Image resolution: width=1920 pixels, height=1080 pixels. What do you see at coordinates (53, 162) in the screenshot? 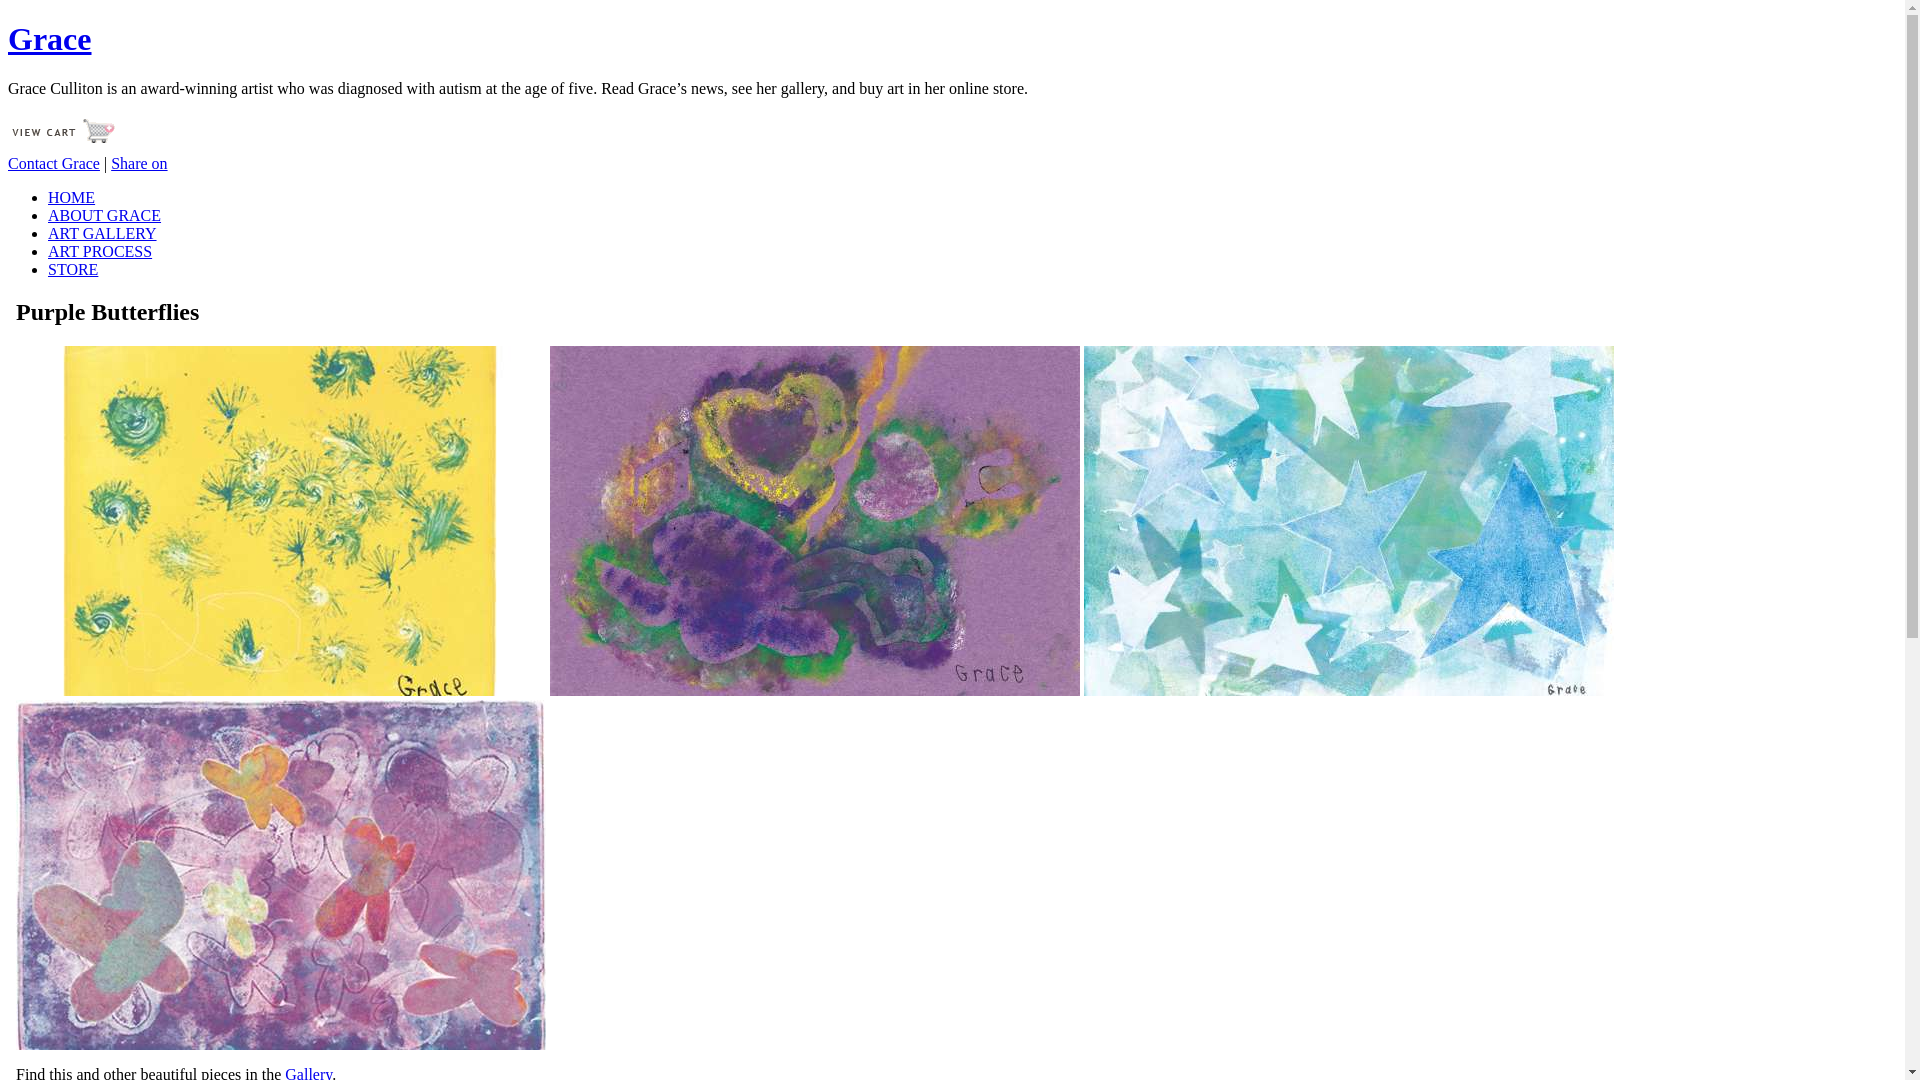
I see `'Contact Grace'` at bounding box center [53, 162].